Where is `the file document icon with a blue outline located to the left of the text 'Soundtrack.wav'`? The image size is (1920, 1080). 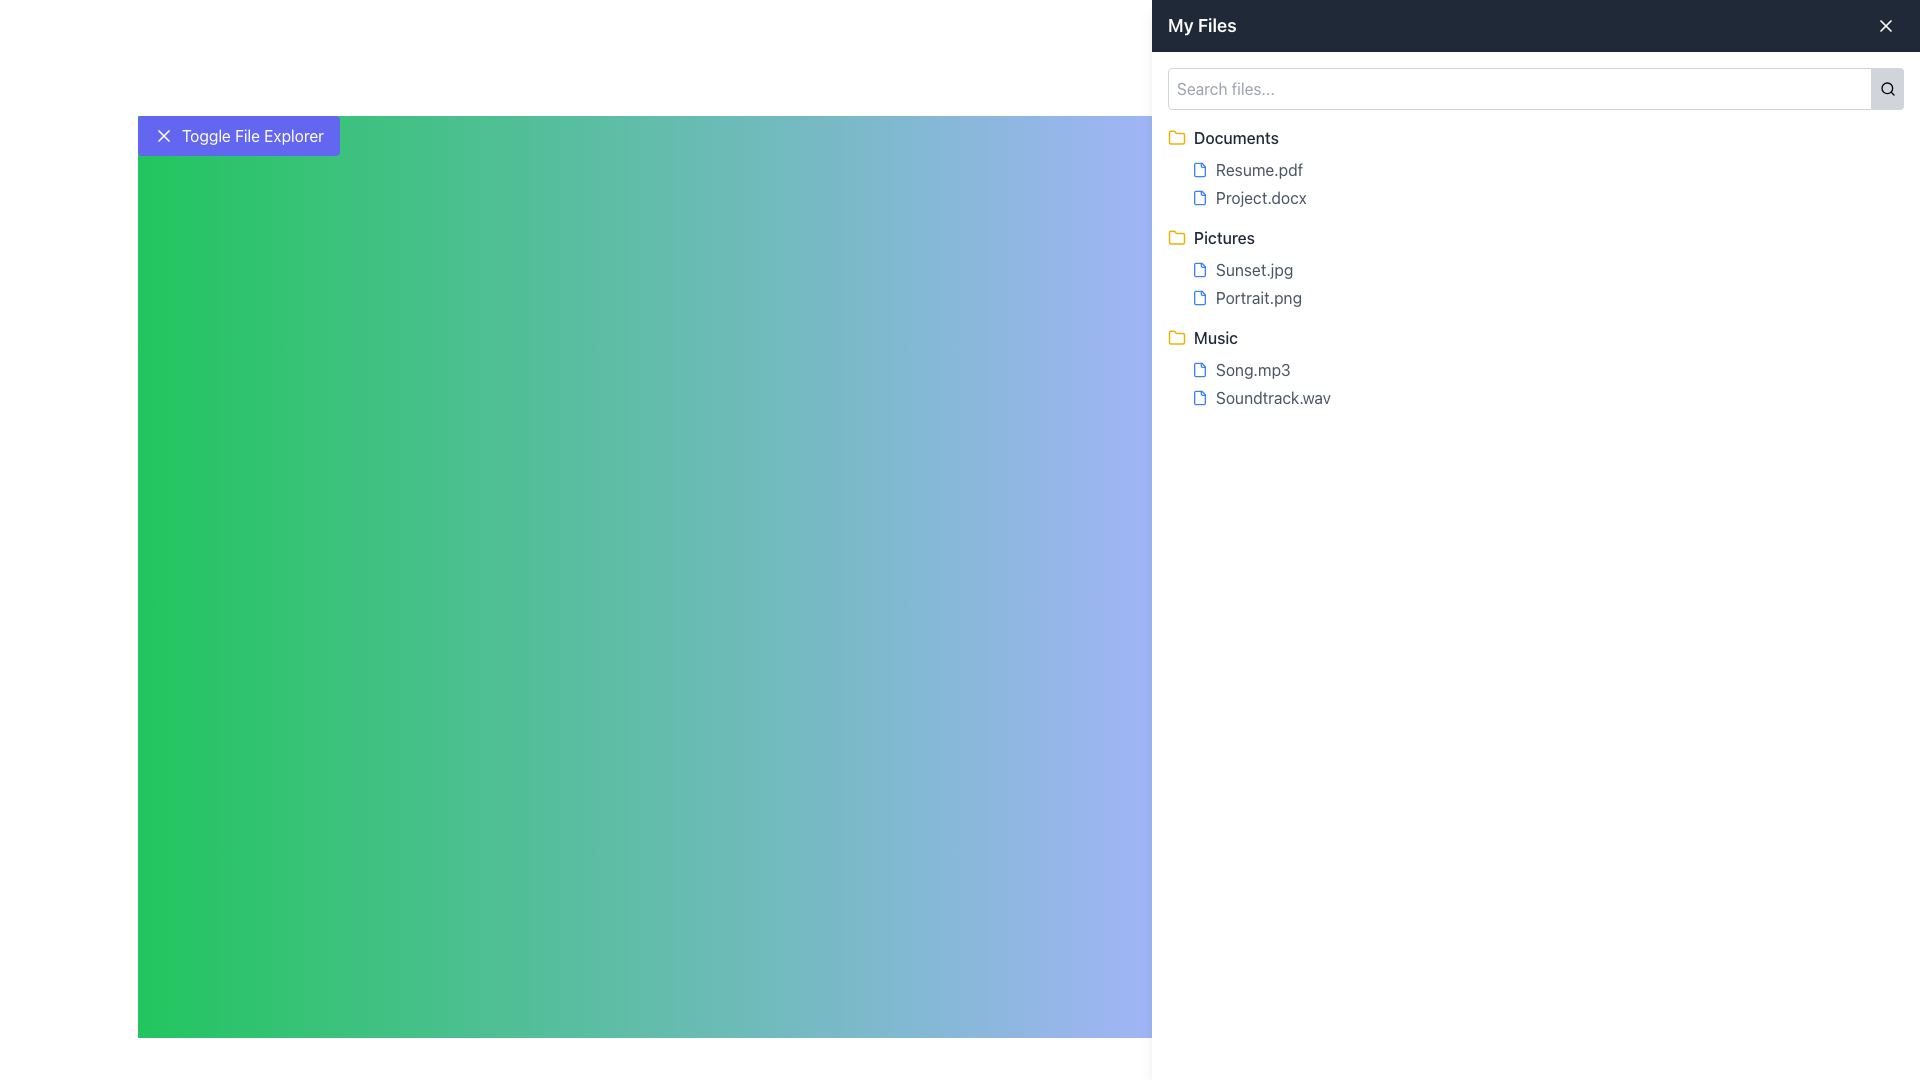
the file document icon with a blue outline located to the left of the text 'Soundtrack.wav' is located at coordinates (1200, 397).